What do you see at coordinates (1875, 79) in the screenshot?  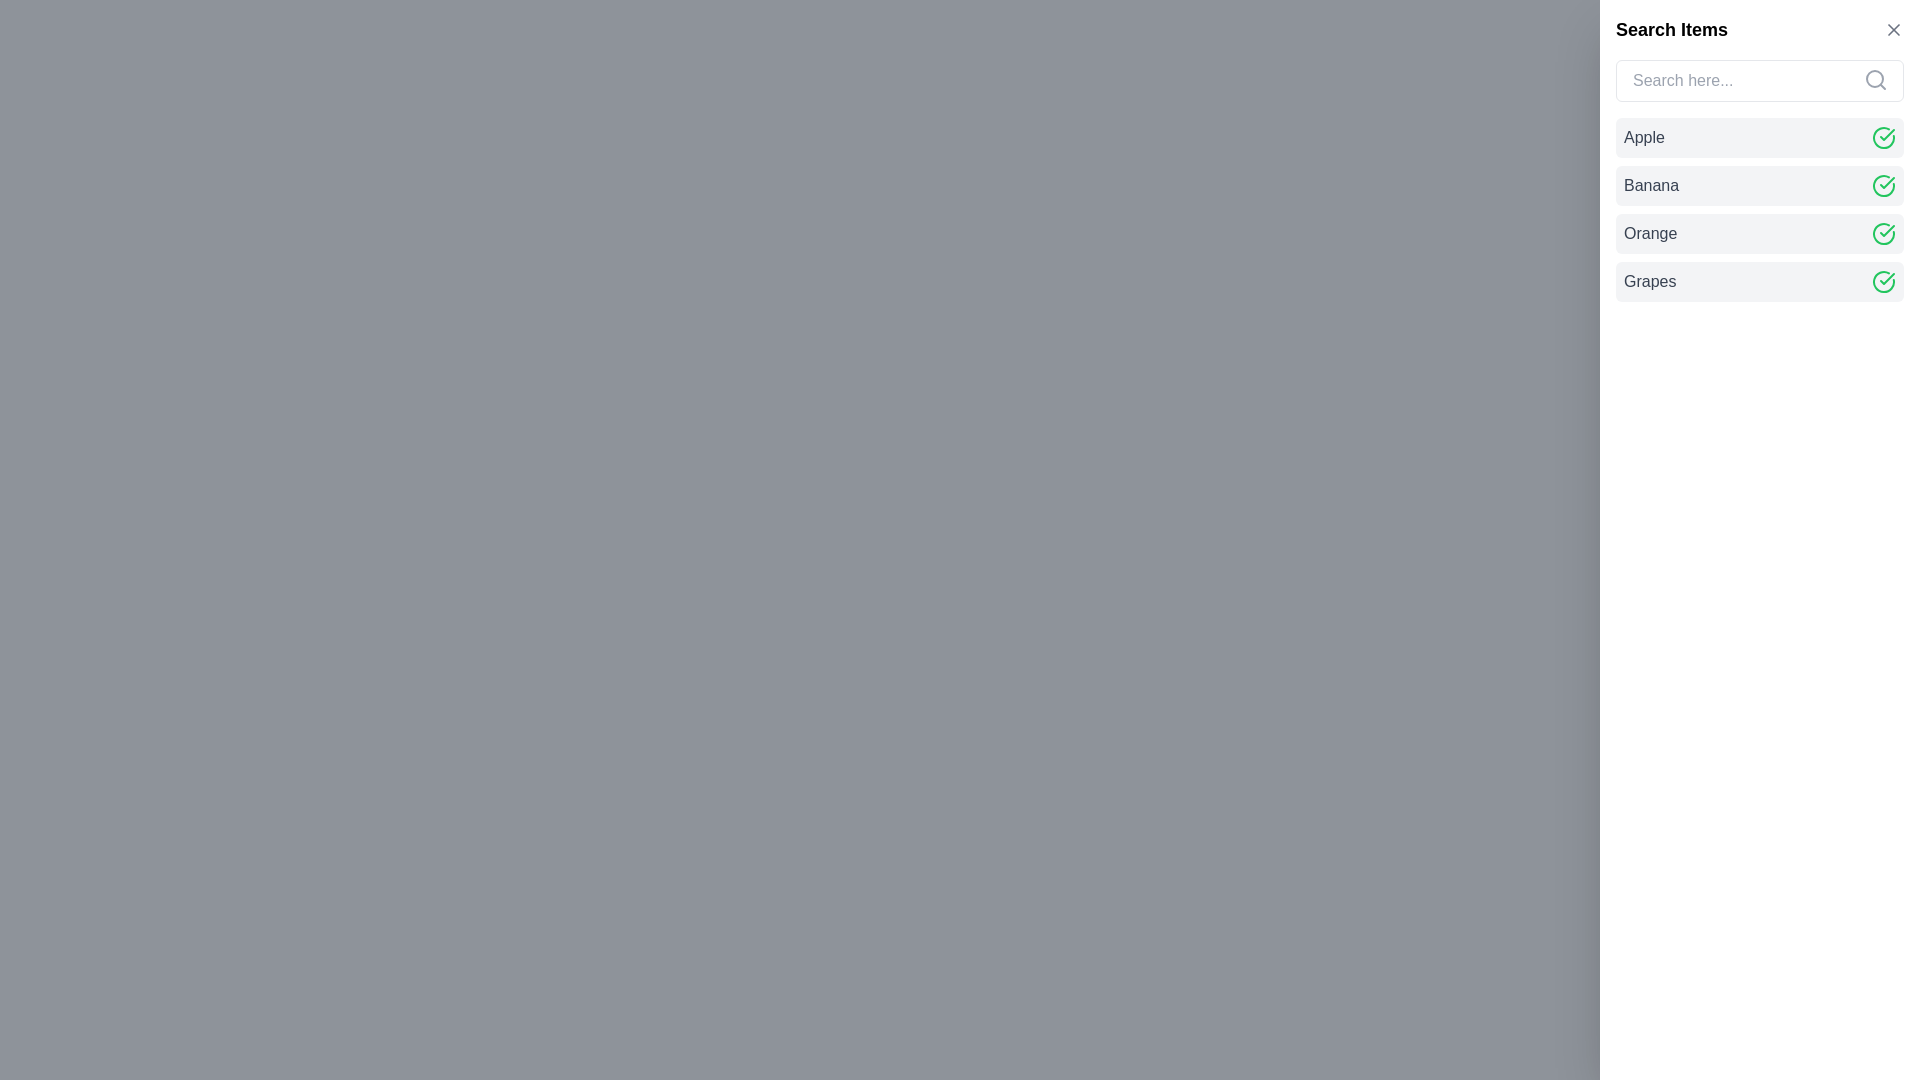 I see `the magnifying glass icon, which is located at the top-right of the search input field` at bounding box center [1875, 79].